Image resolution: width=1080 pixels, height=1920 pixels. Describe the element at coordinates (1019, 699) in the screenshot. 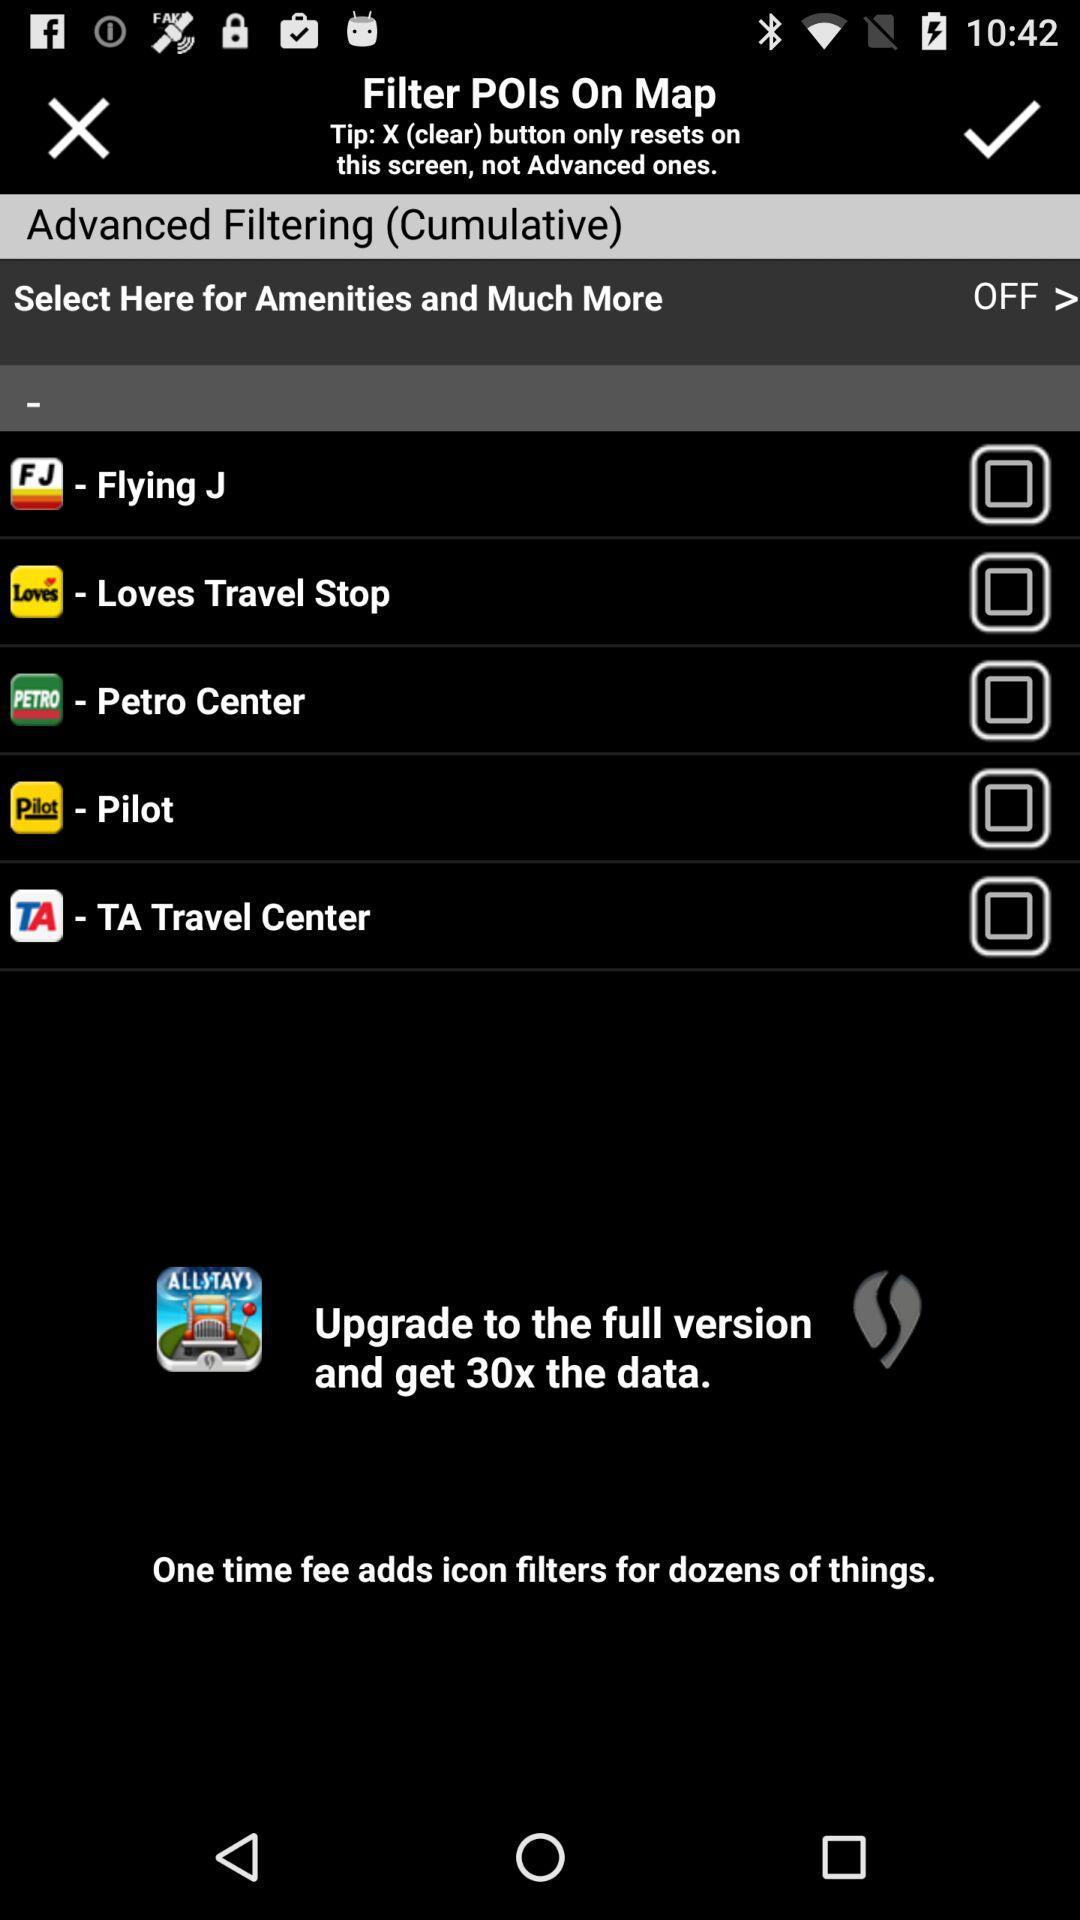

I see `the option` at that location.